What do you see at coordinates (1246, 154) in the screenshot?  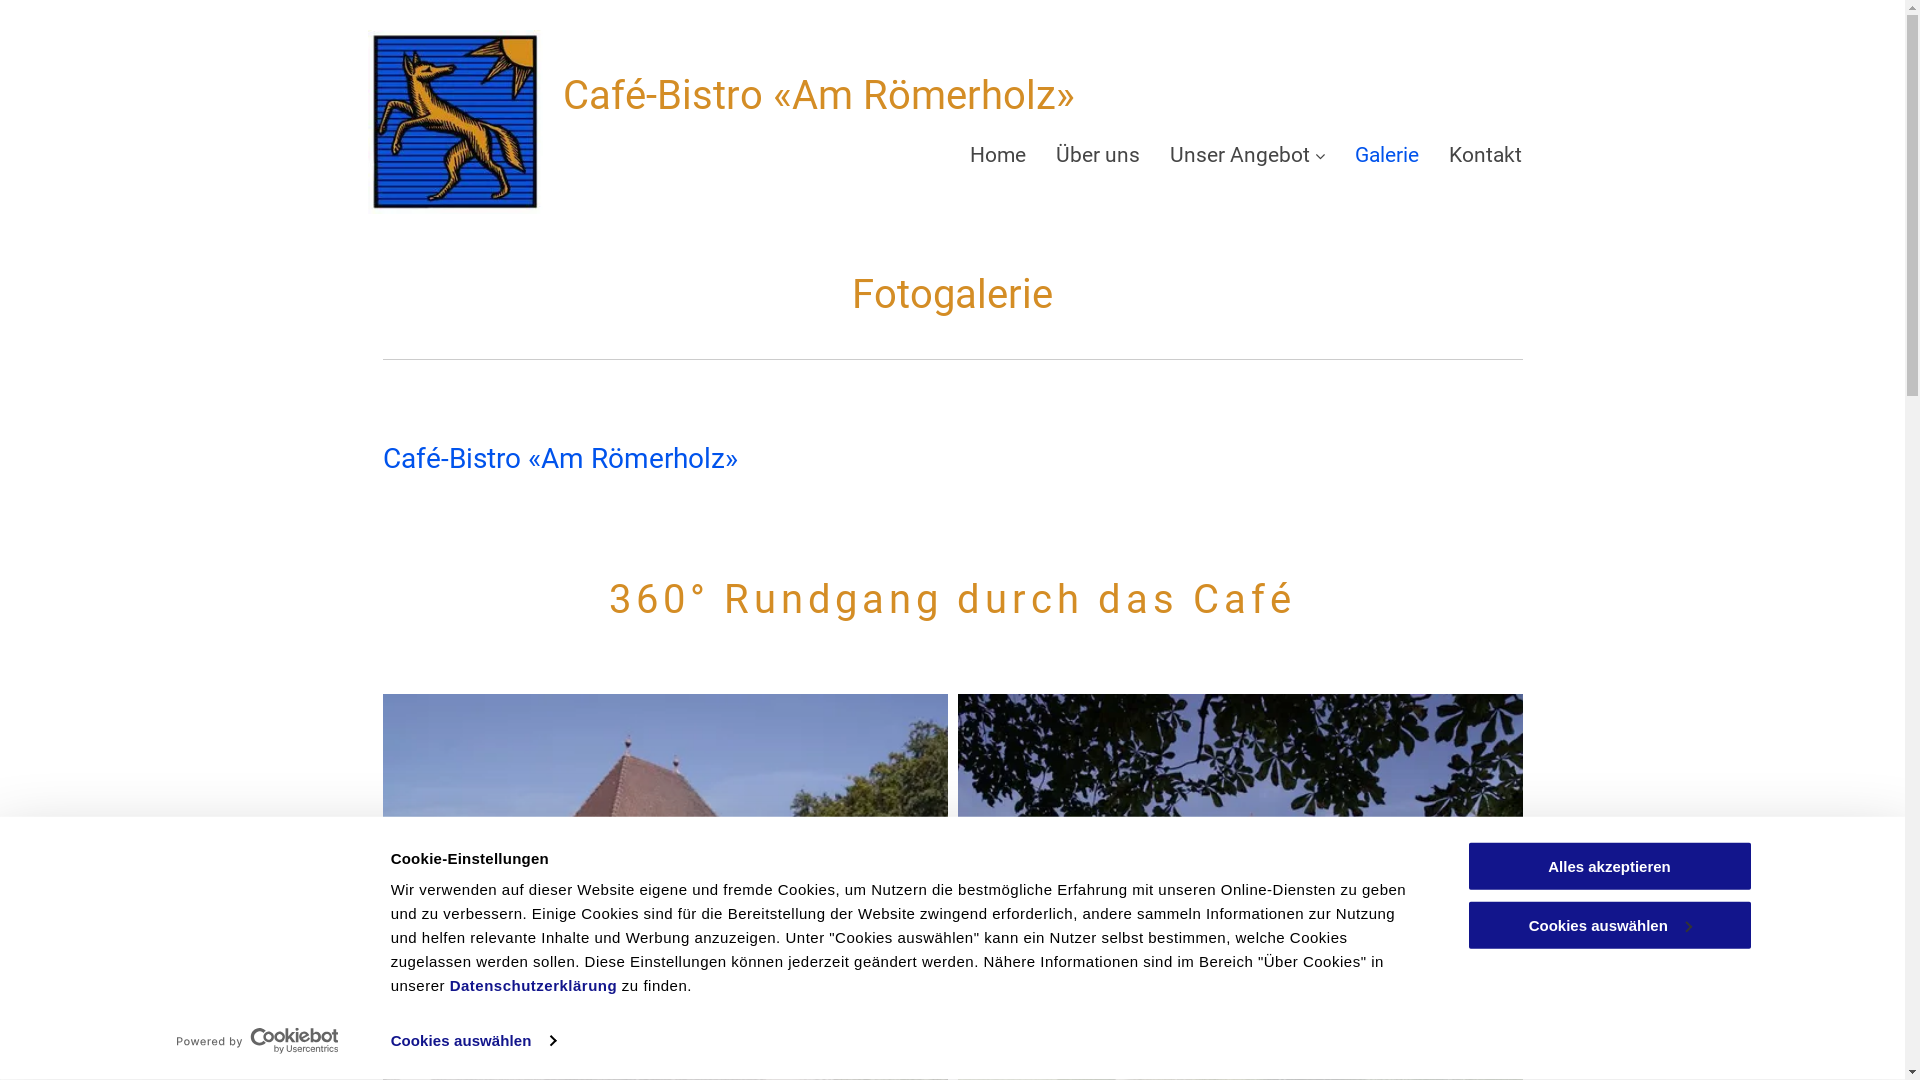 I see `'Unser Angebot'` at bounding box center [1246, 154].